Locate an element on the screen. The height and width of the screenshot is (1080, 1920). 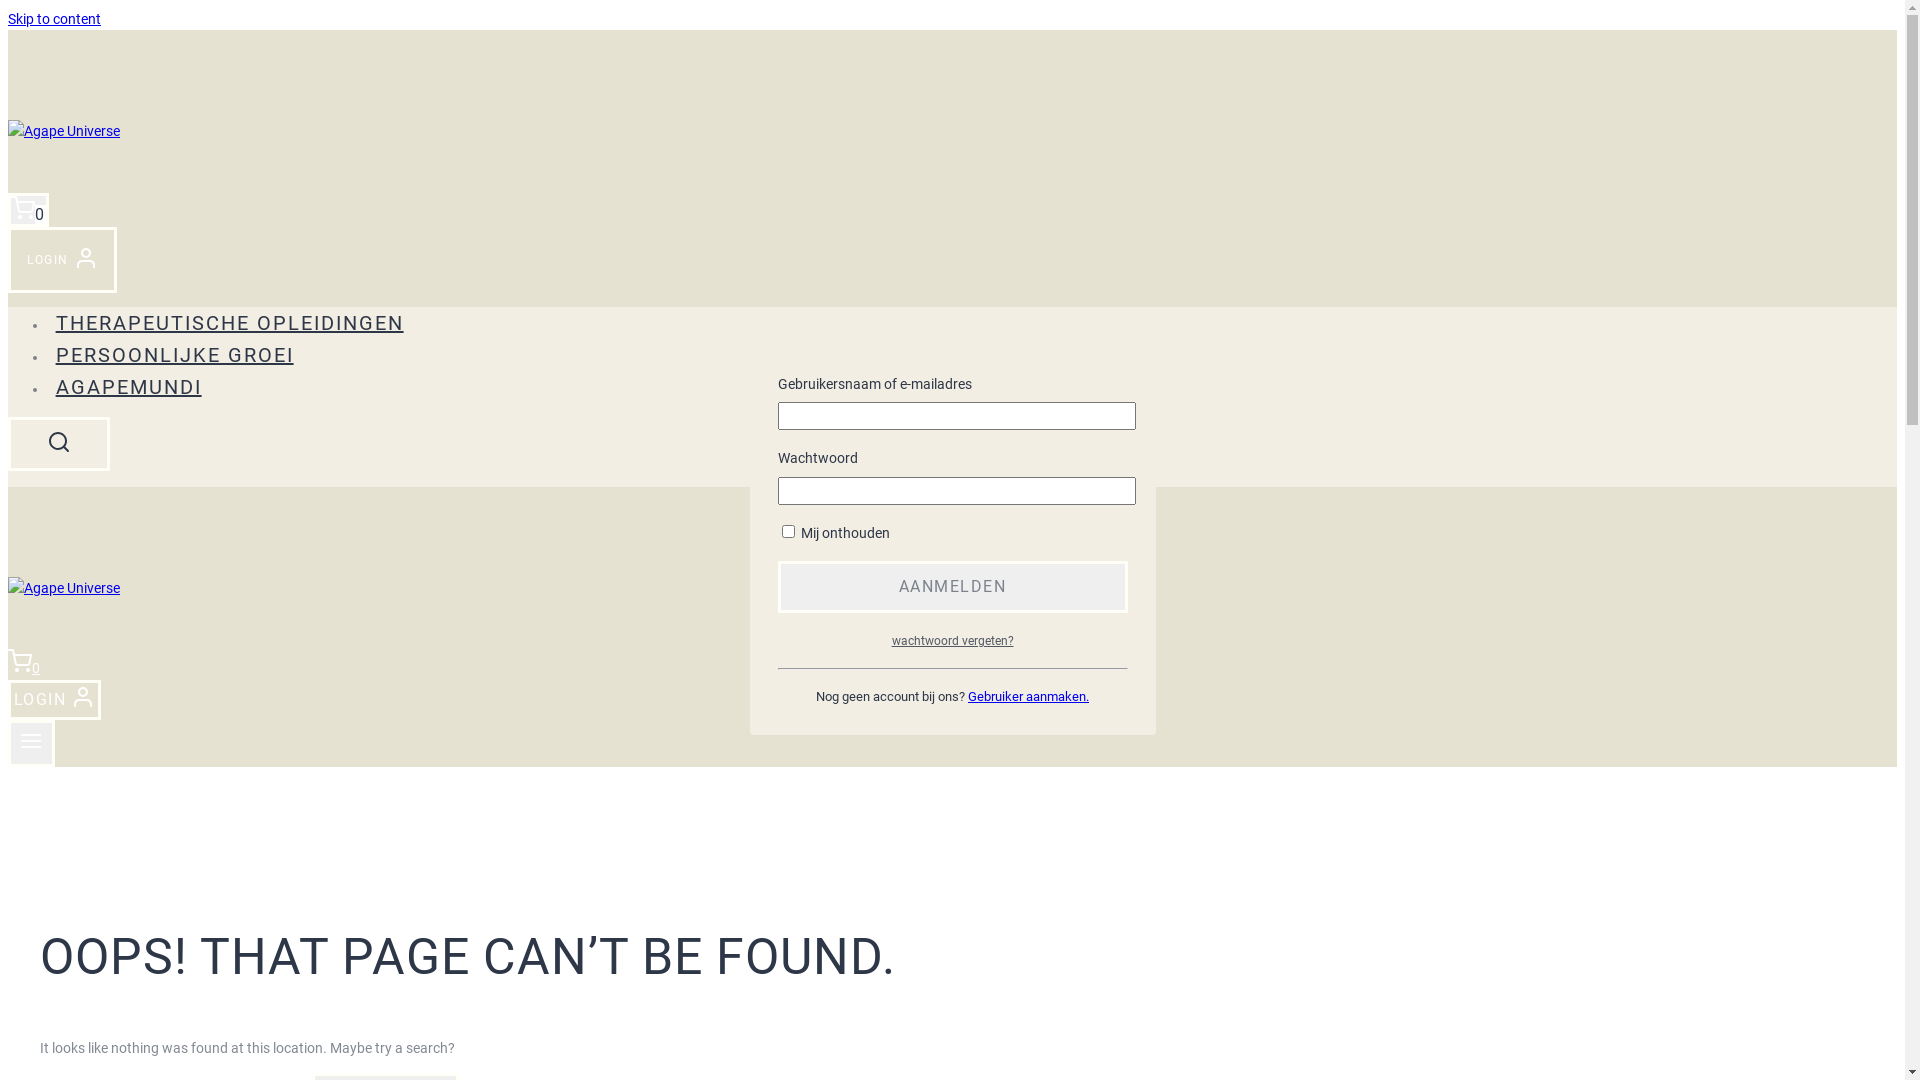
'TOGGLE MENU' is located at coordinates (31, 743).